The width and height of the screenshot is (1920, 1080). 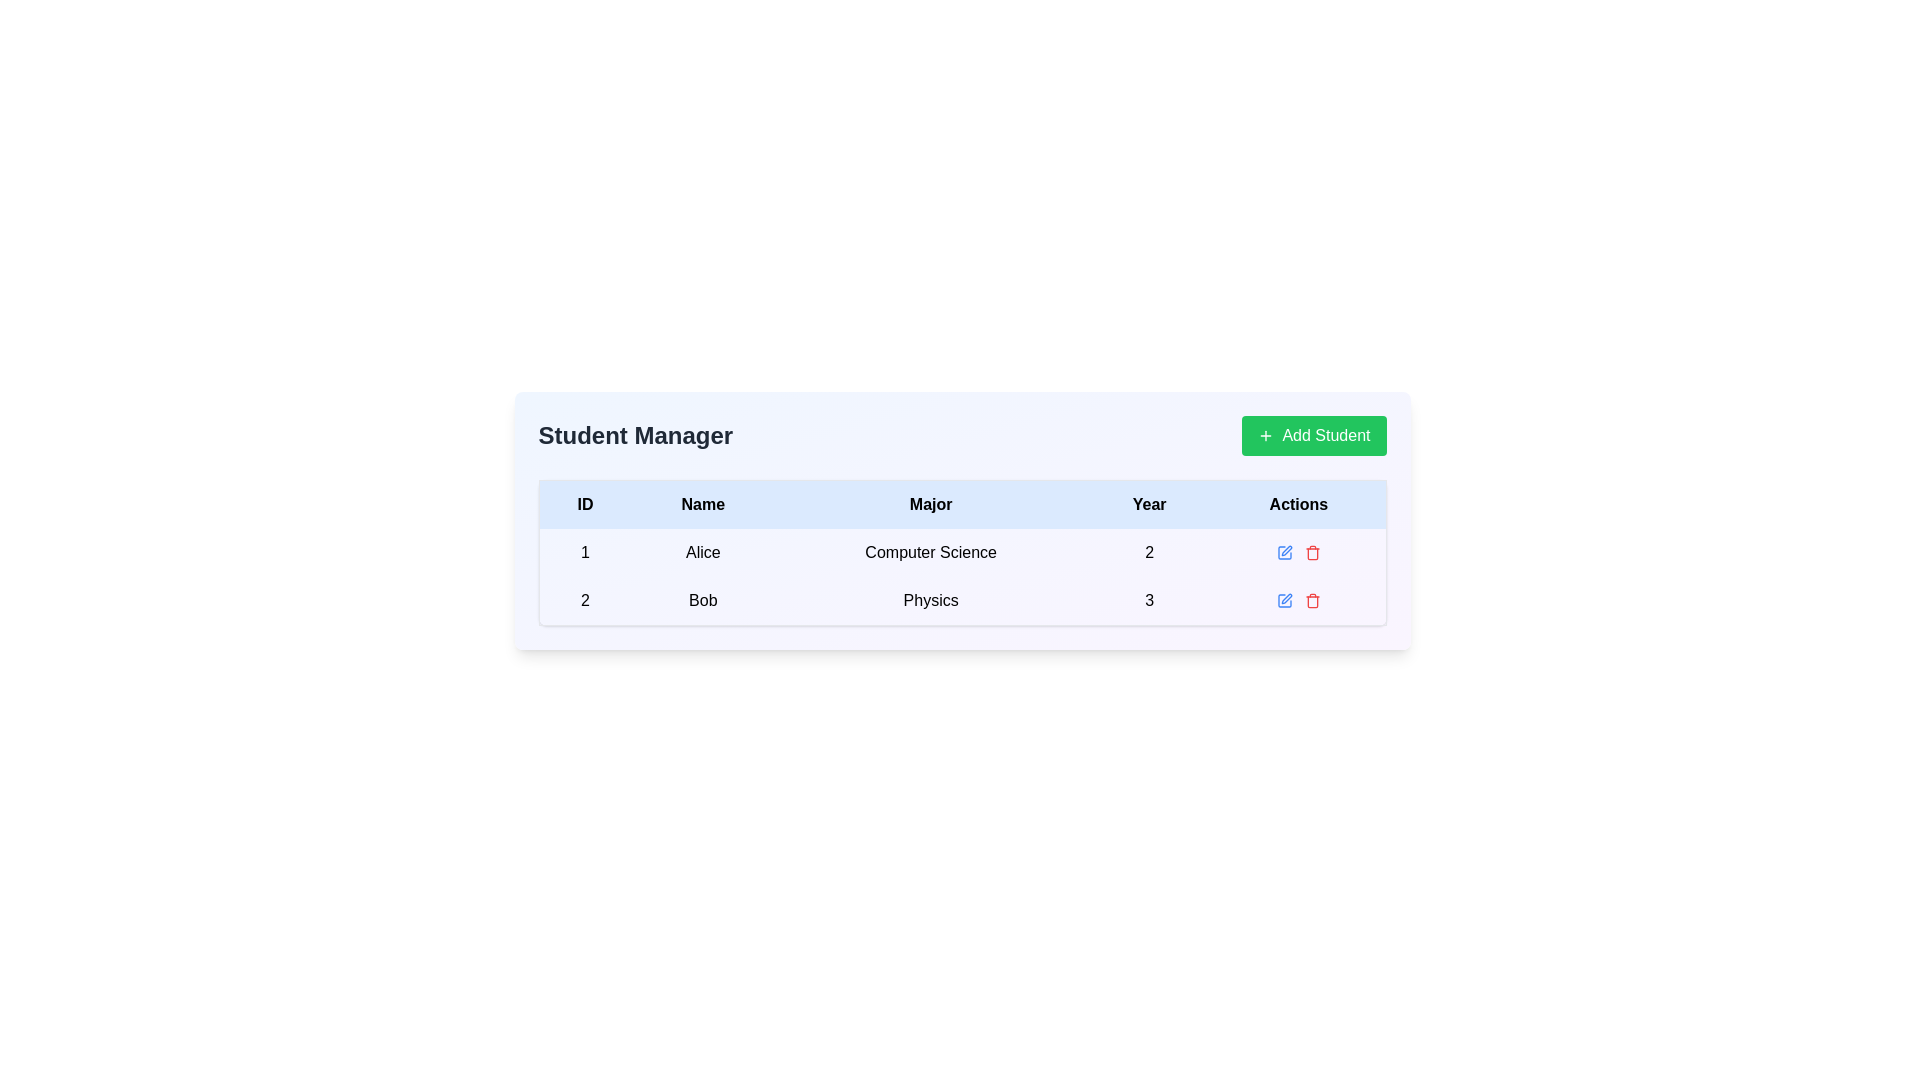 I want to click on the text display element showing the name 'Alice' located in the first row, second cell of a table under the 'Name' column, so click(x=703, y=552).